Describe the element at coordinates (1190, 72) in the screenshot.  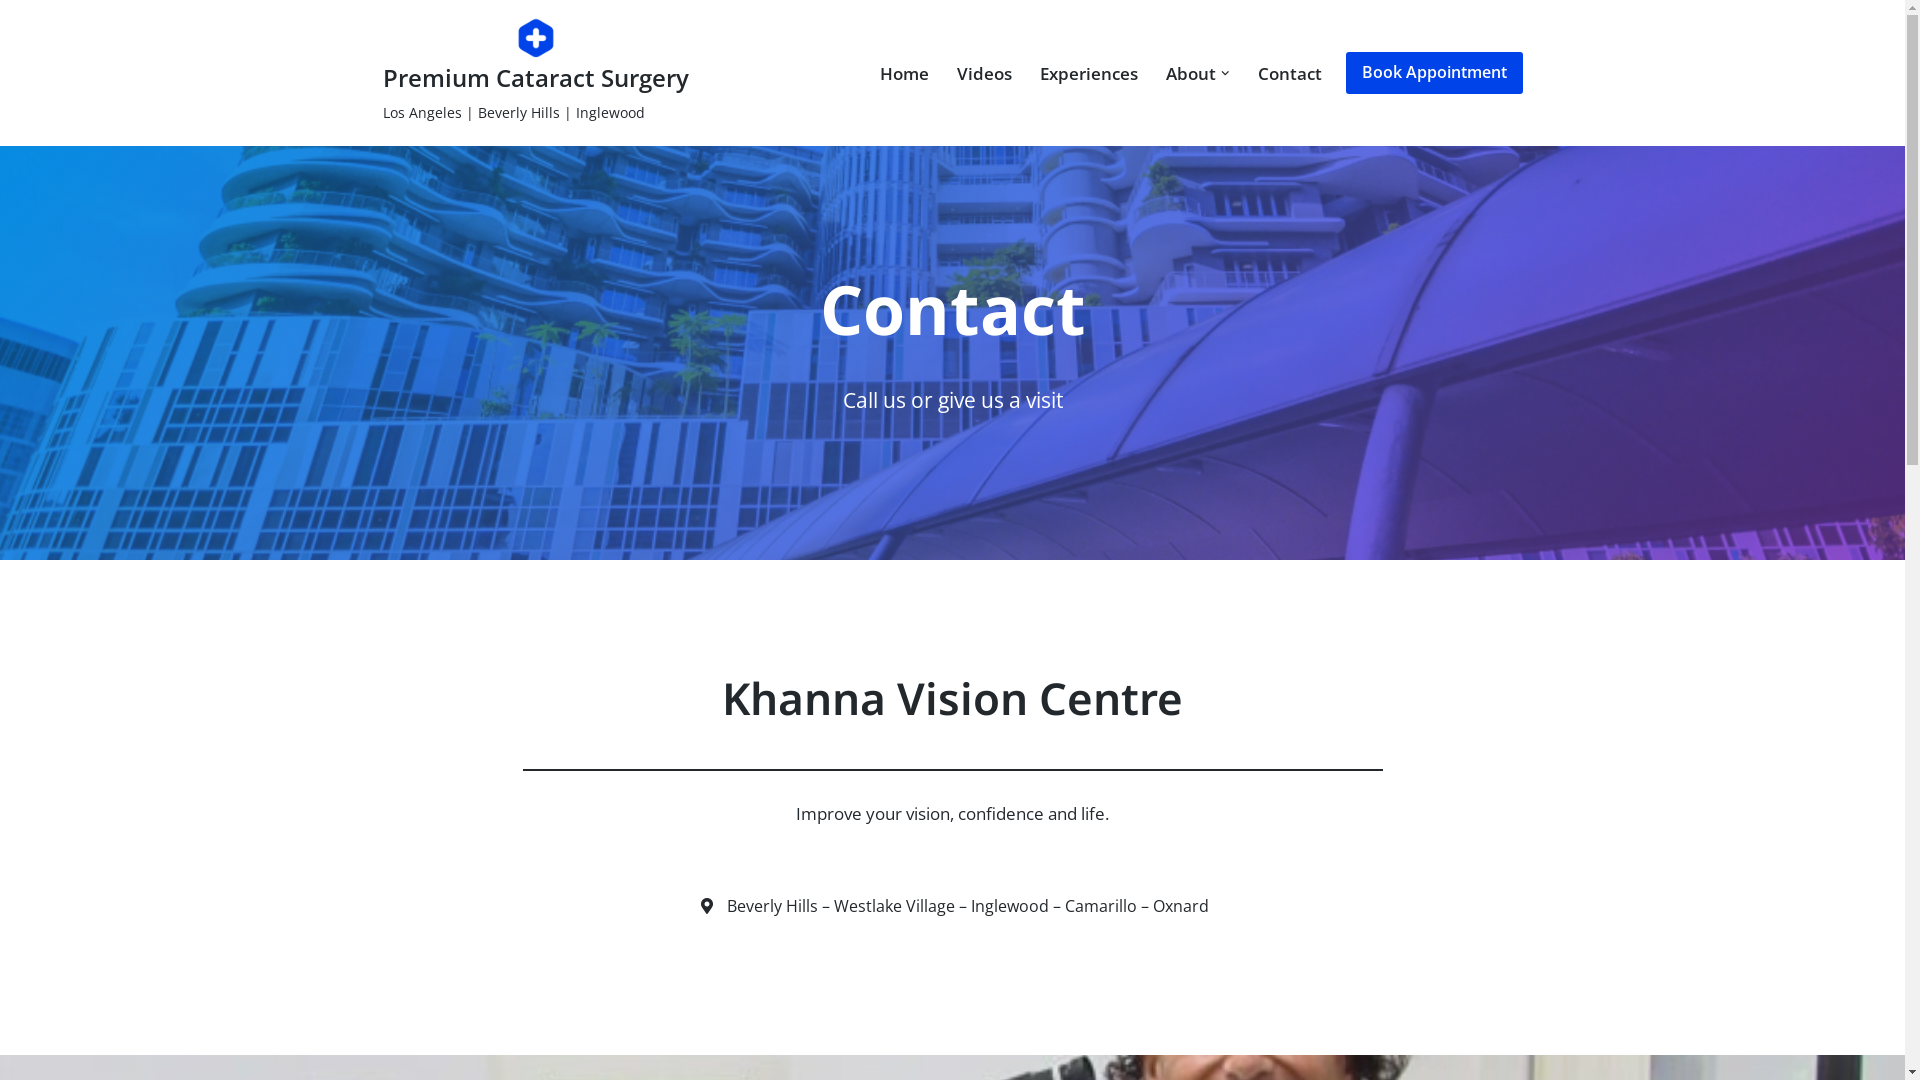
I see `'About'` at that location.